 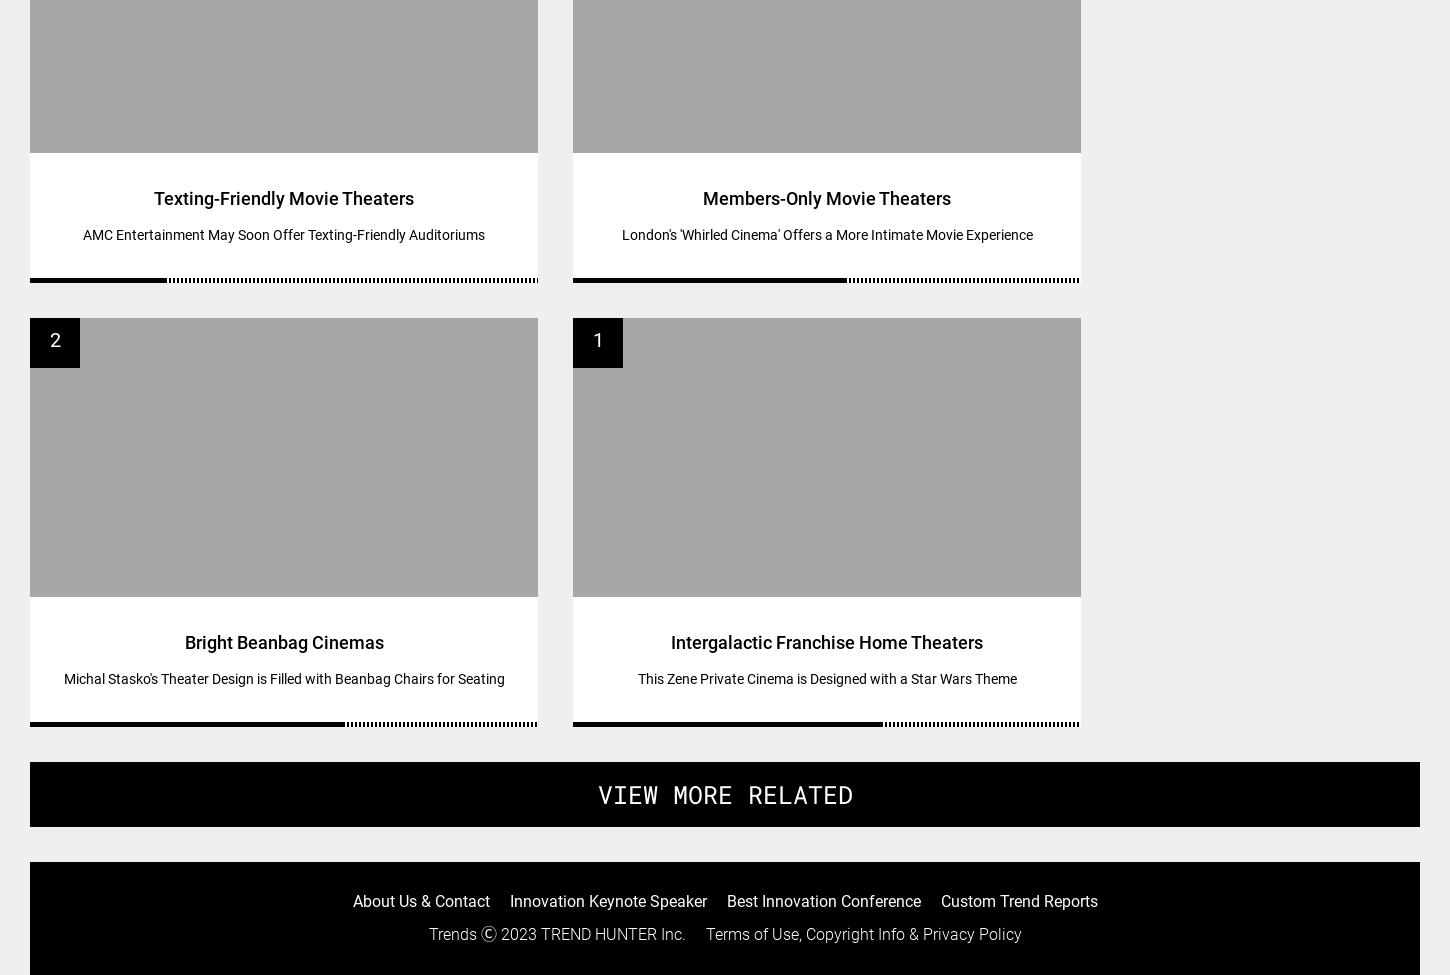 What do you see at coordinates (823, 899) in the screenshot?
I see `'Best Innovation Conference'` at bounding box center [823, 899].